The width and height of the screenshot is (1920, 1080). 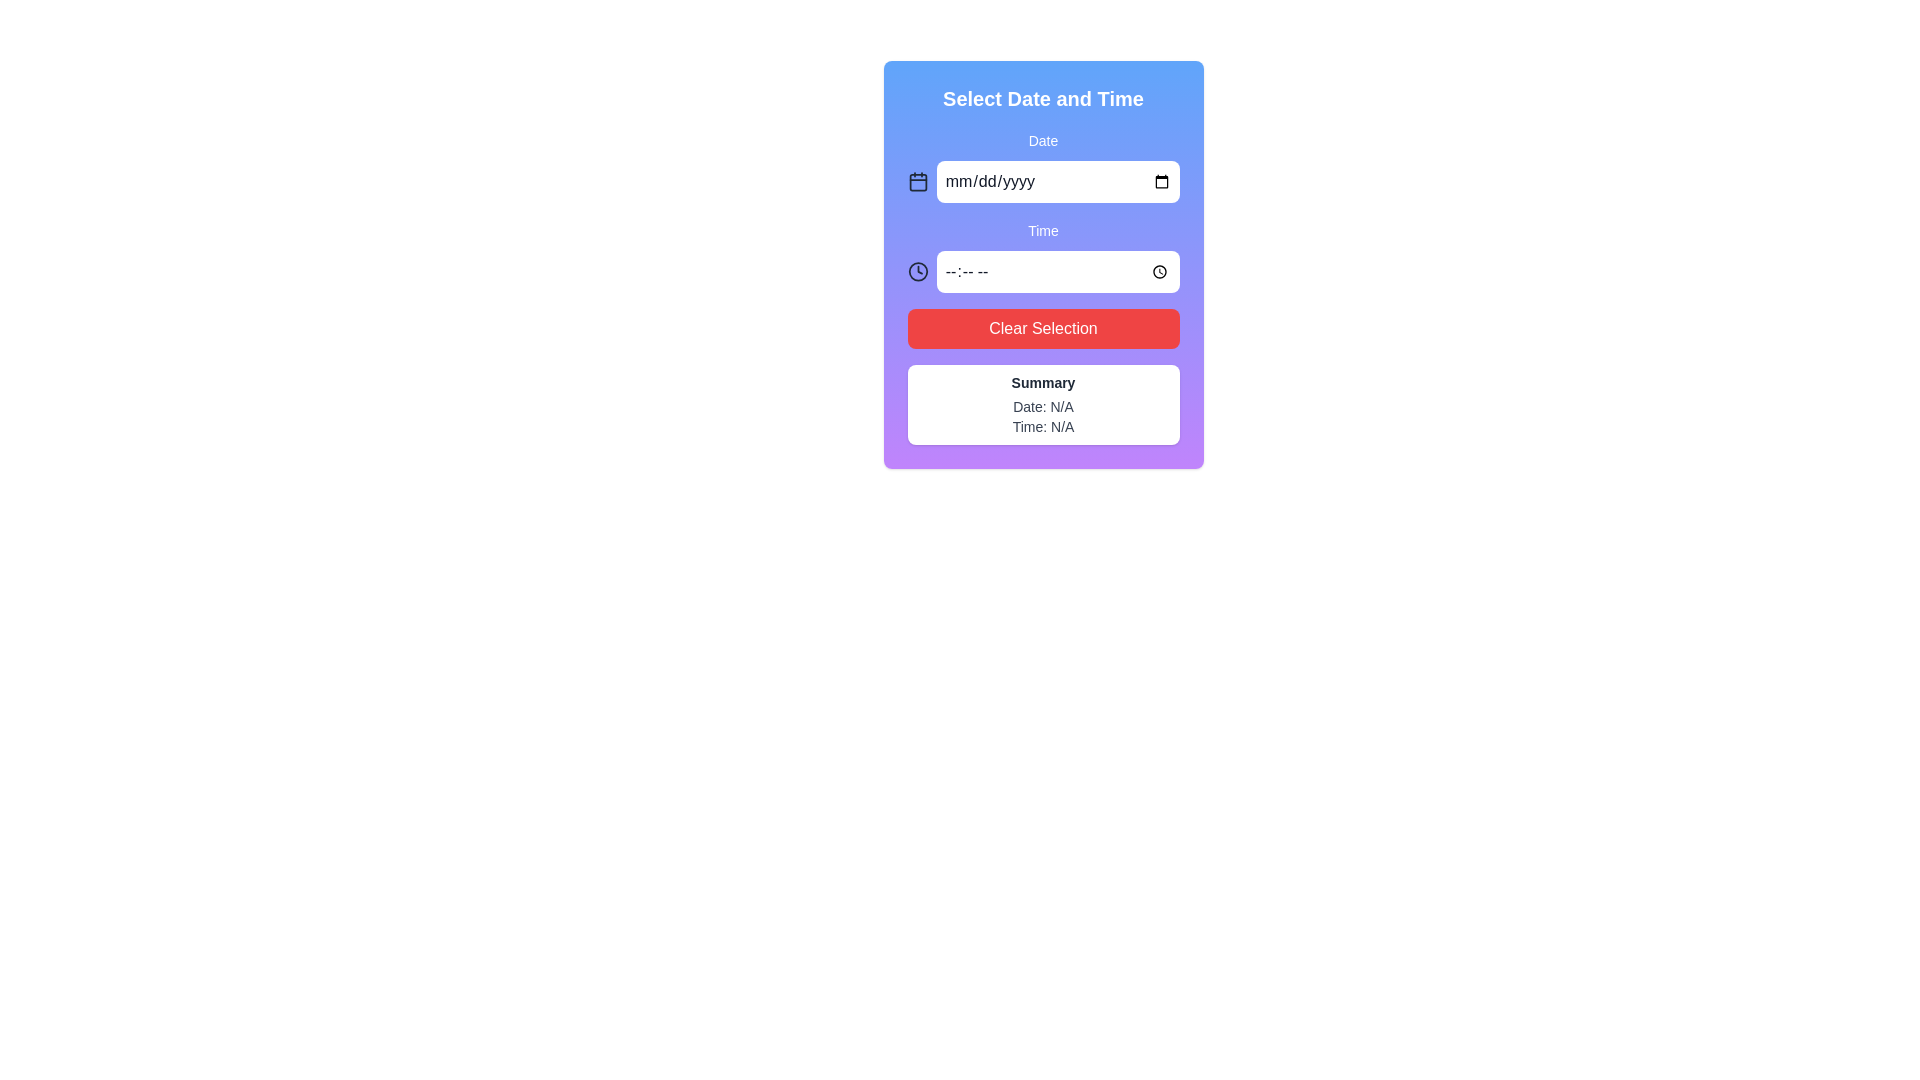 What do you see at coordinates (917, 181) in the screenshot?
I see `the calendar icon located adjacent to the 'Date' input field` at bounding box center [917, 181].